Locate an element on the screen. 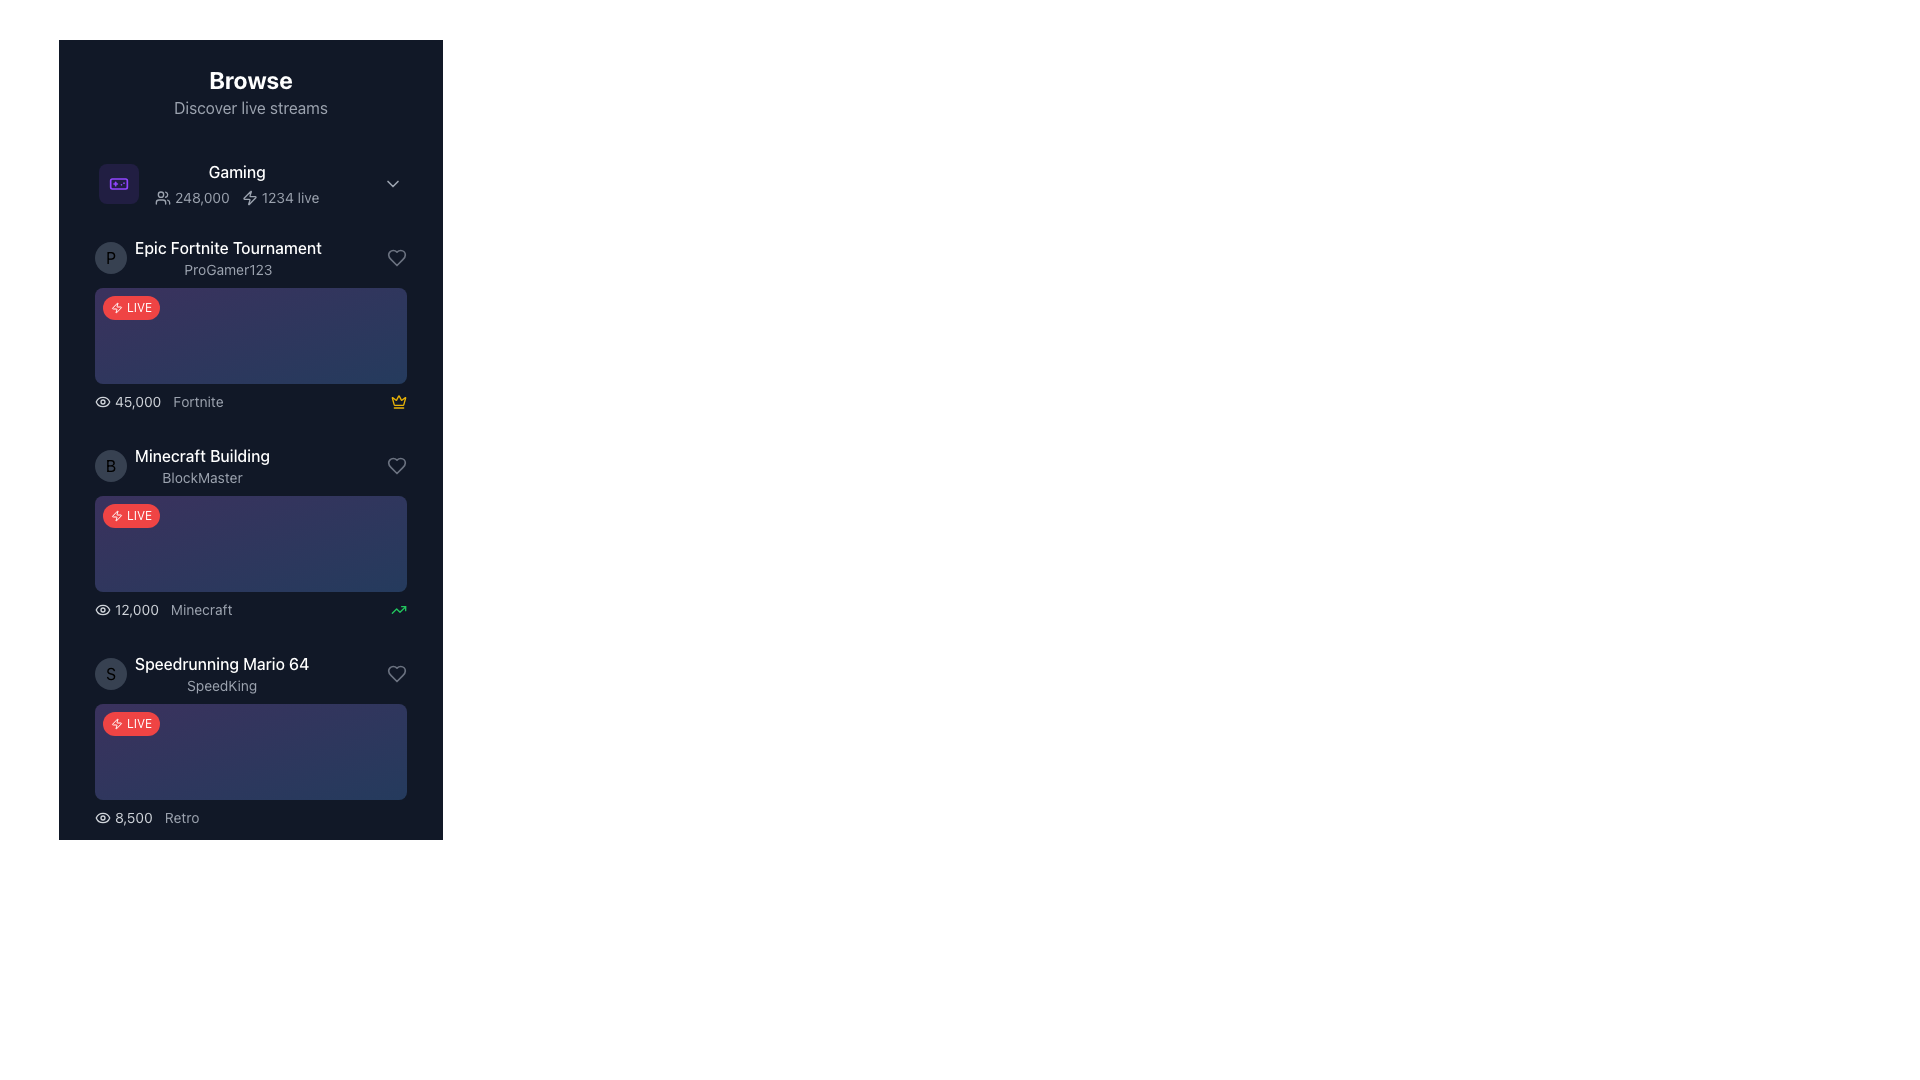 The image size is (1920, 1080). the Highlight block labeled 'LIVE' in the 'Epic Fortnite Tournament' section is located at coordinates (249, 334).